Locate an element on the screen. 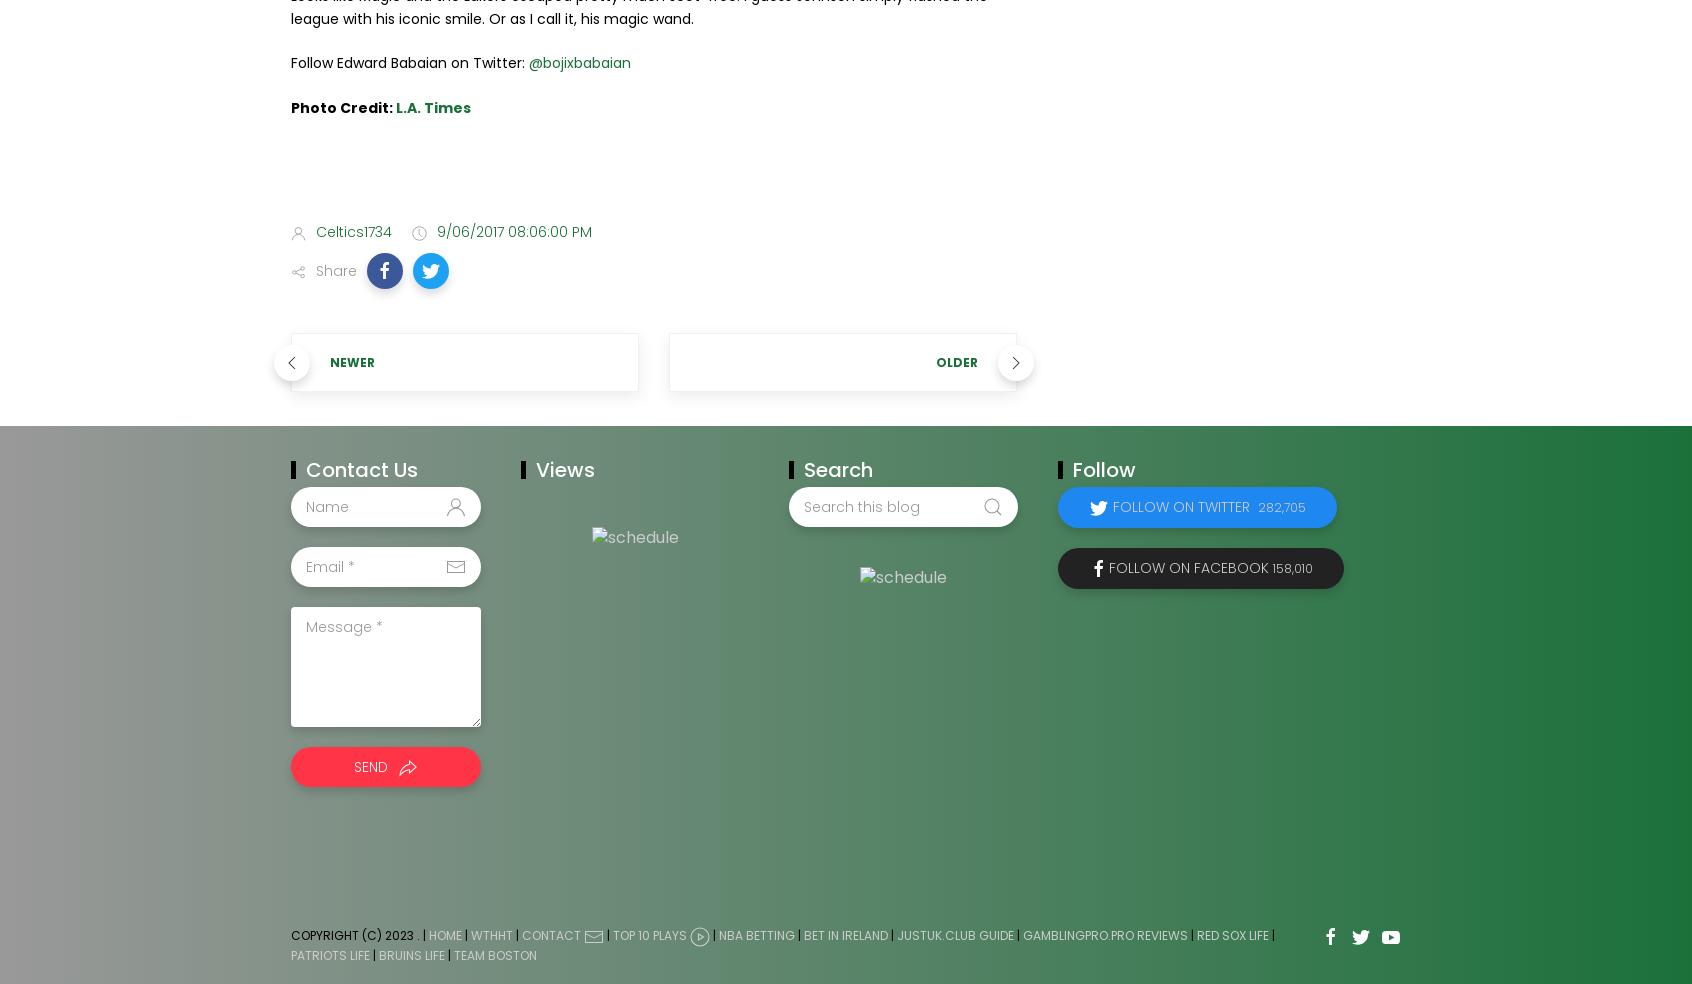 The height and width of the screenshot is (984, 1692). '@bojixbabaian' is located at coordinates (579, 61).